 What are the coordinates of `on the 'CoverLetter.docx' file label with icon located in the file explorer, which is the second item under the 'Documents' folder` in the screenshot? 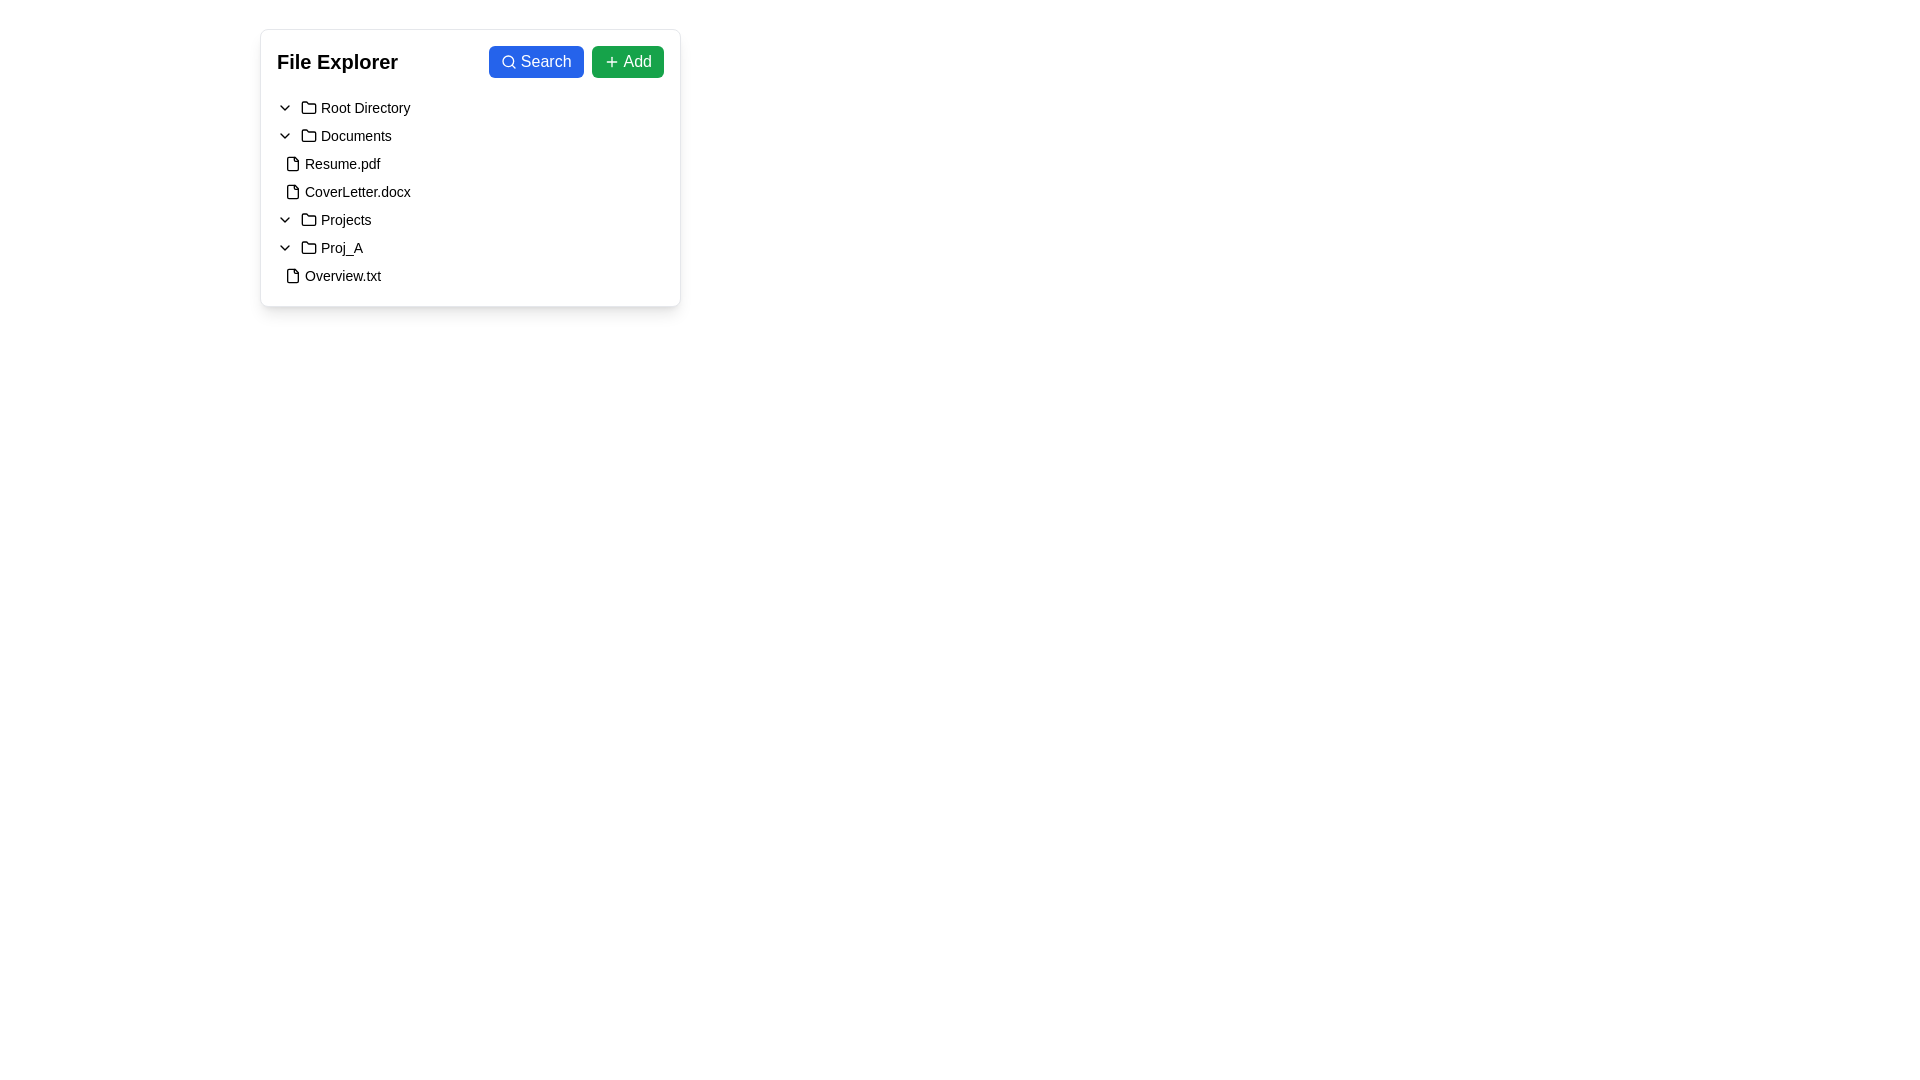 It's located at (347, 192).